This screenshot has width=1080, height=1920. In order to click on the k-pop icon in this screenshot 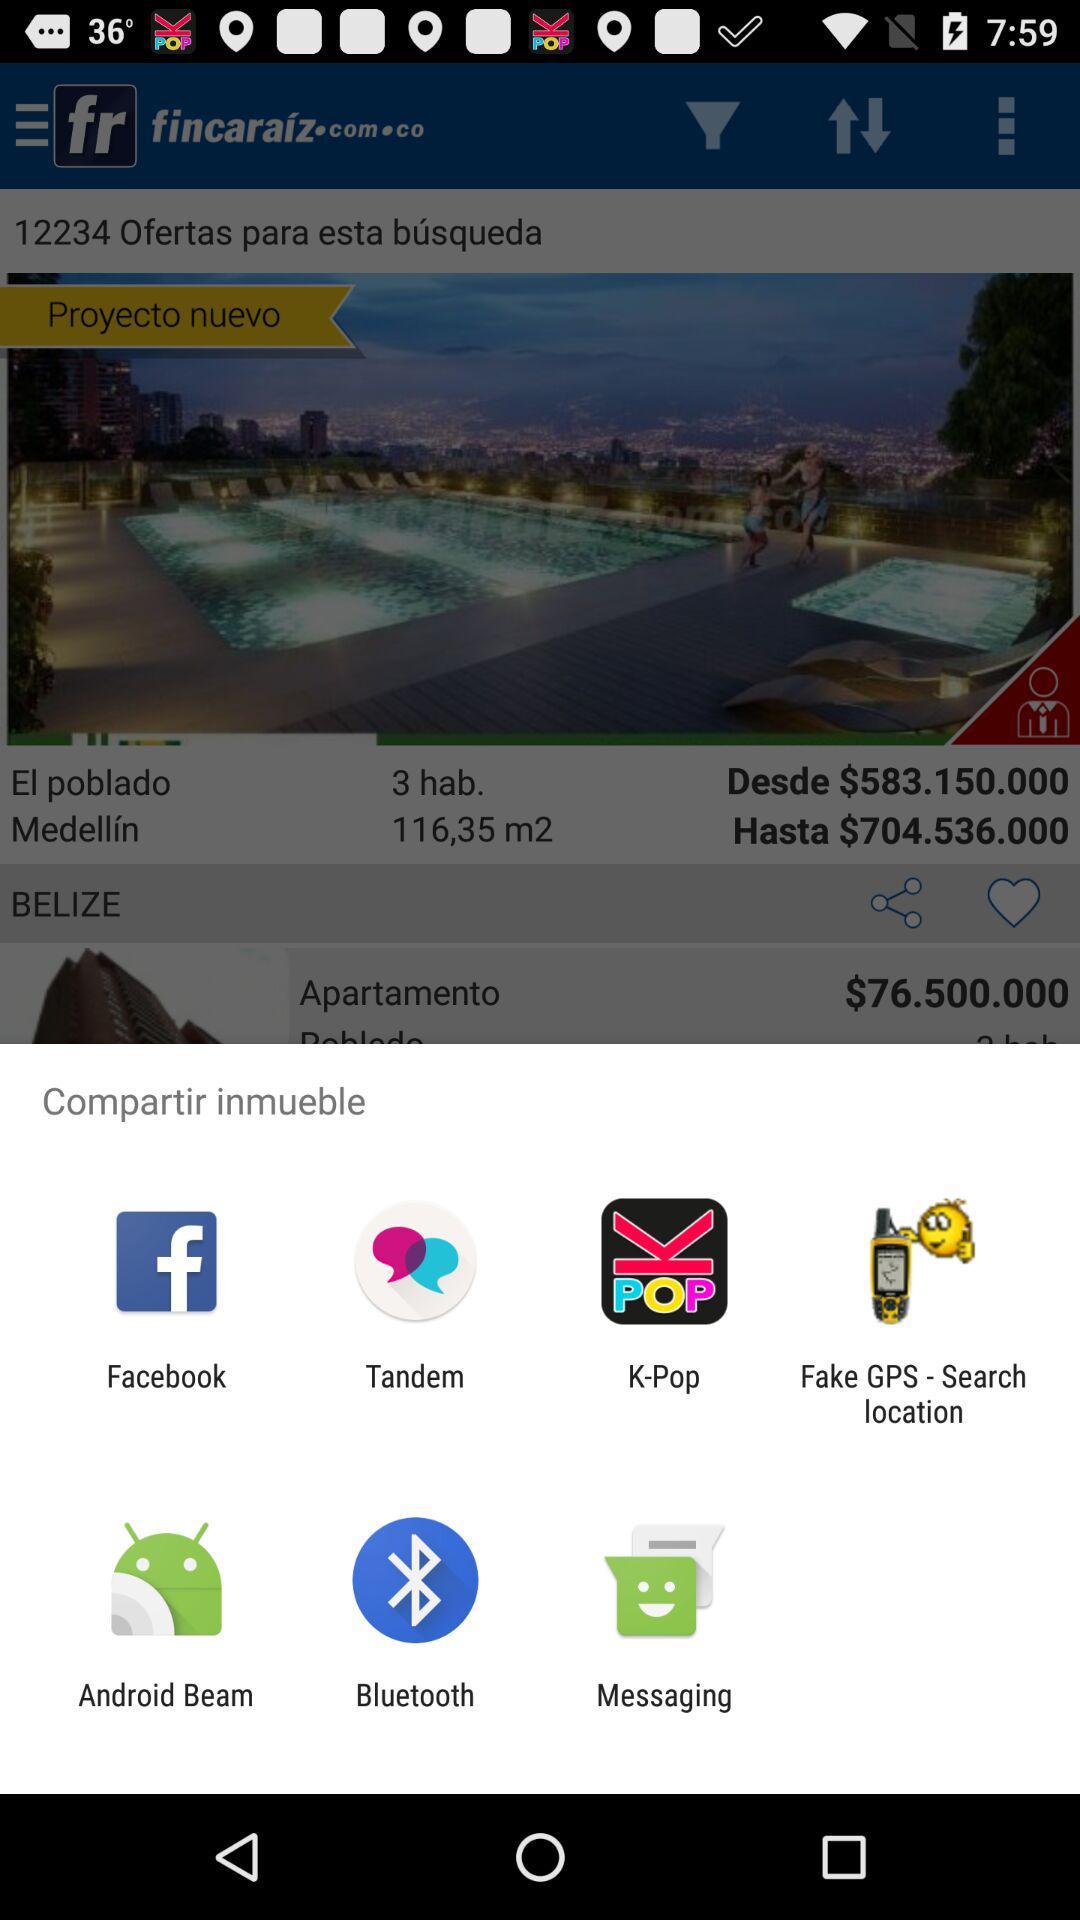, I will do `click(664, 1392)`.